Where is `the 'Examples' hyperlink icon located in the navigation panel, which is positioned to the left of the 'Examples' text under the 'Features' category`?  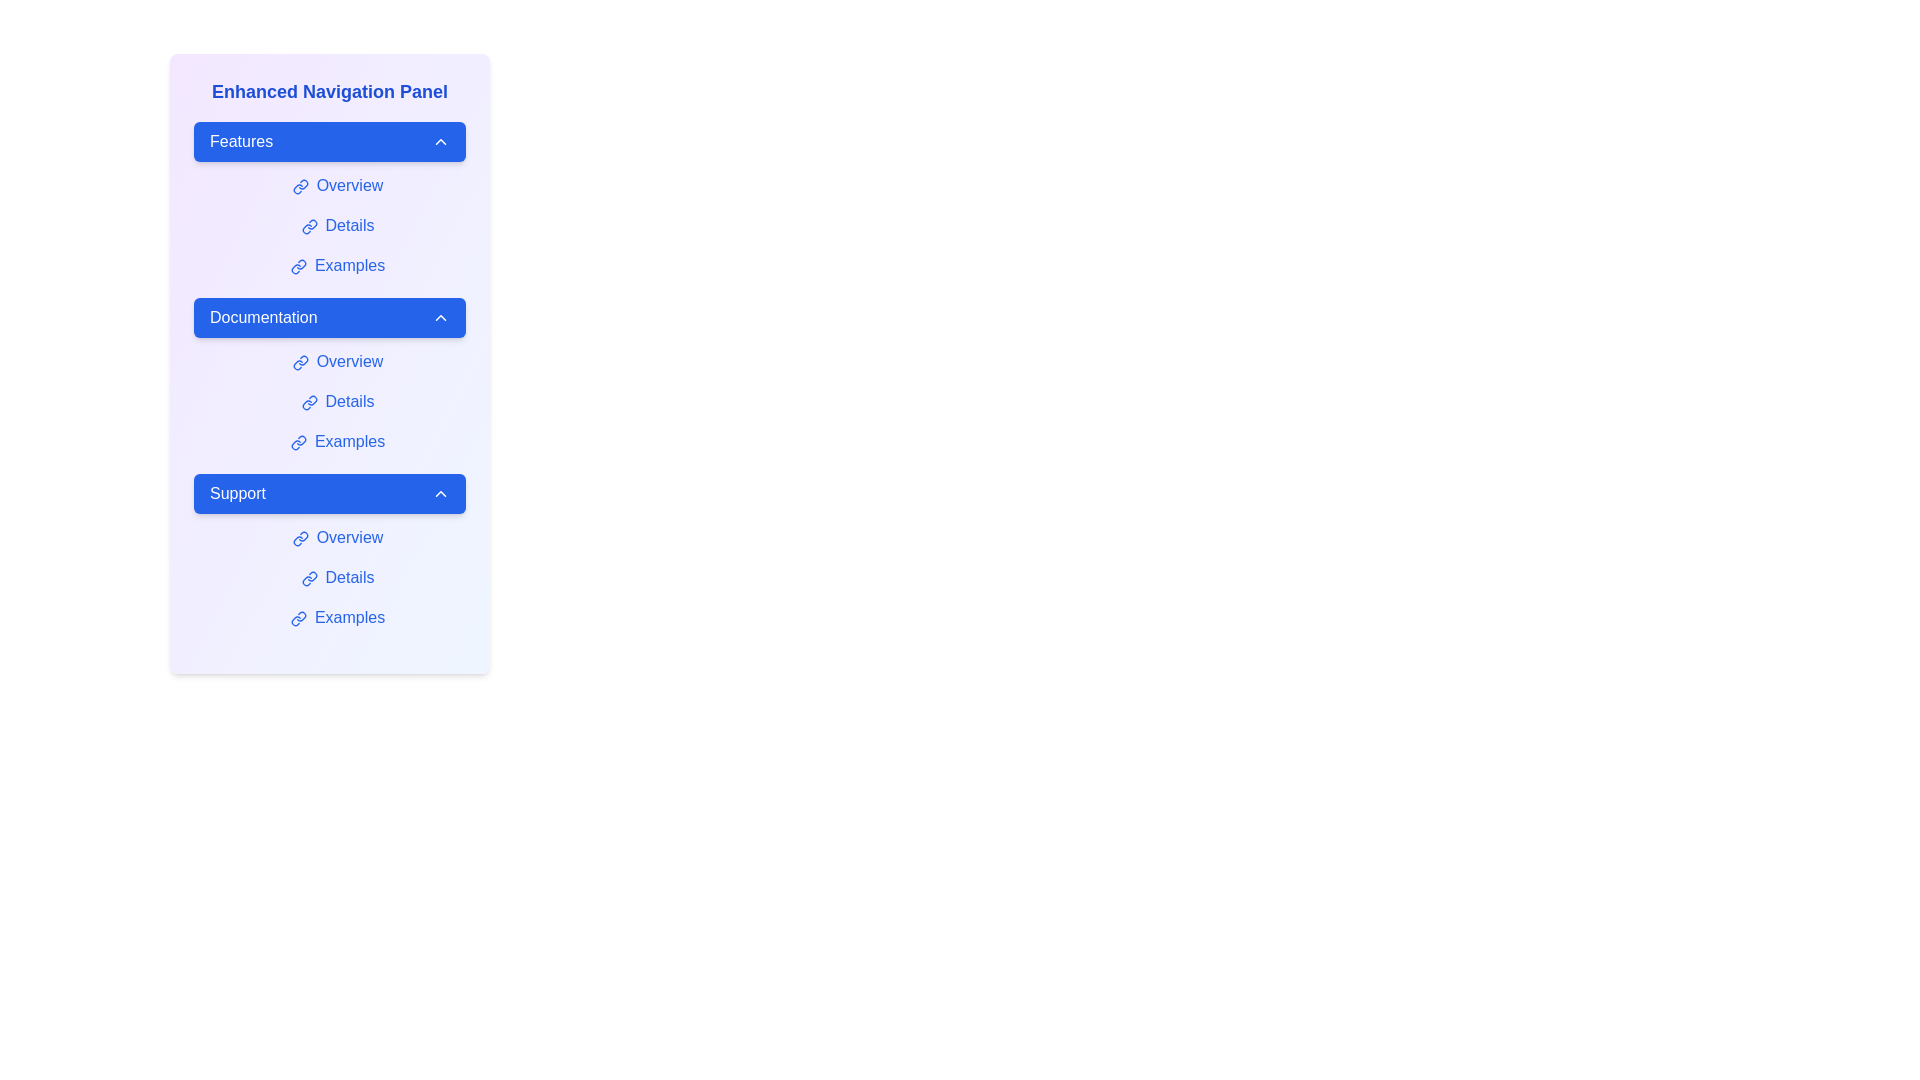 the 'Examples' hyperlink icon located in the navigation panel, which is positioned to the left of the 'Examples' text under the 'Features' category is located at coordinates (297, 265).